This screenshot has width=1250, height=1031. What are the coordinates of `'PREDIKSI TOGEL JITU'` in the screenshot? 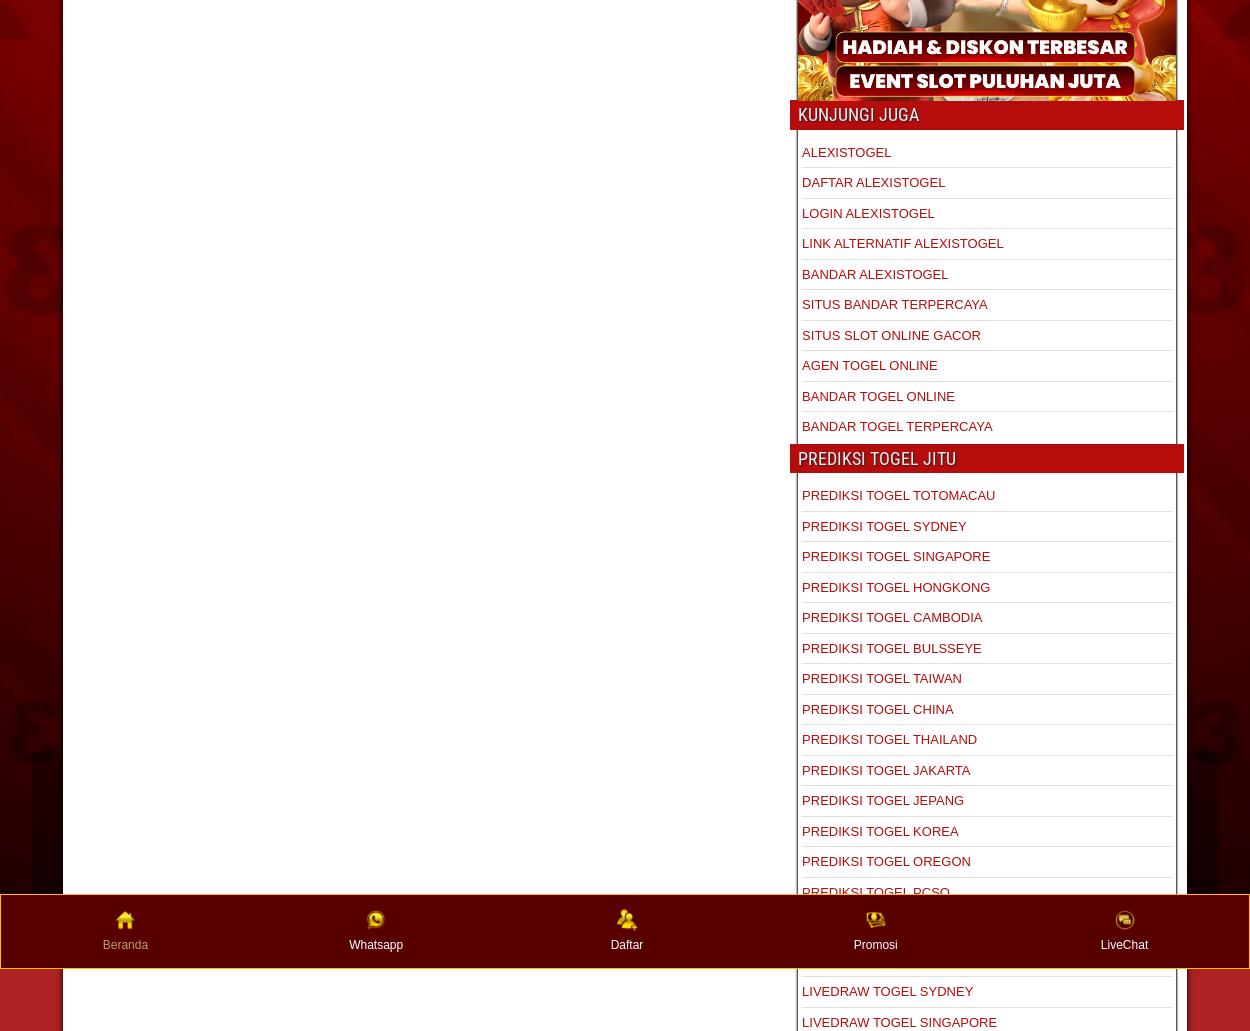 It's located at (877, 457).